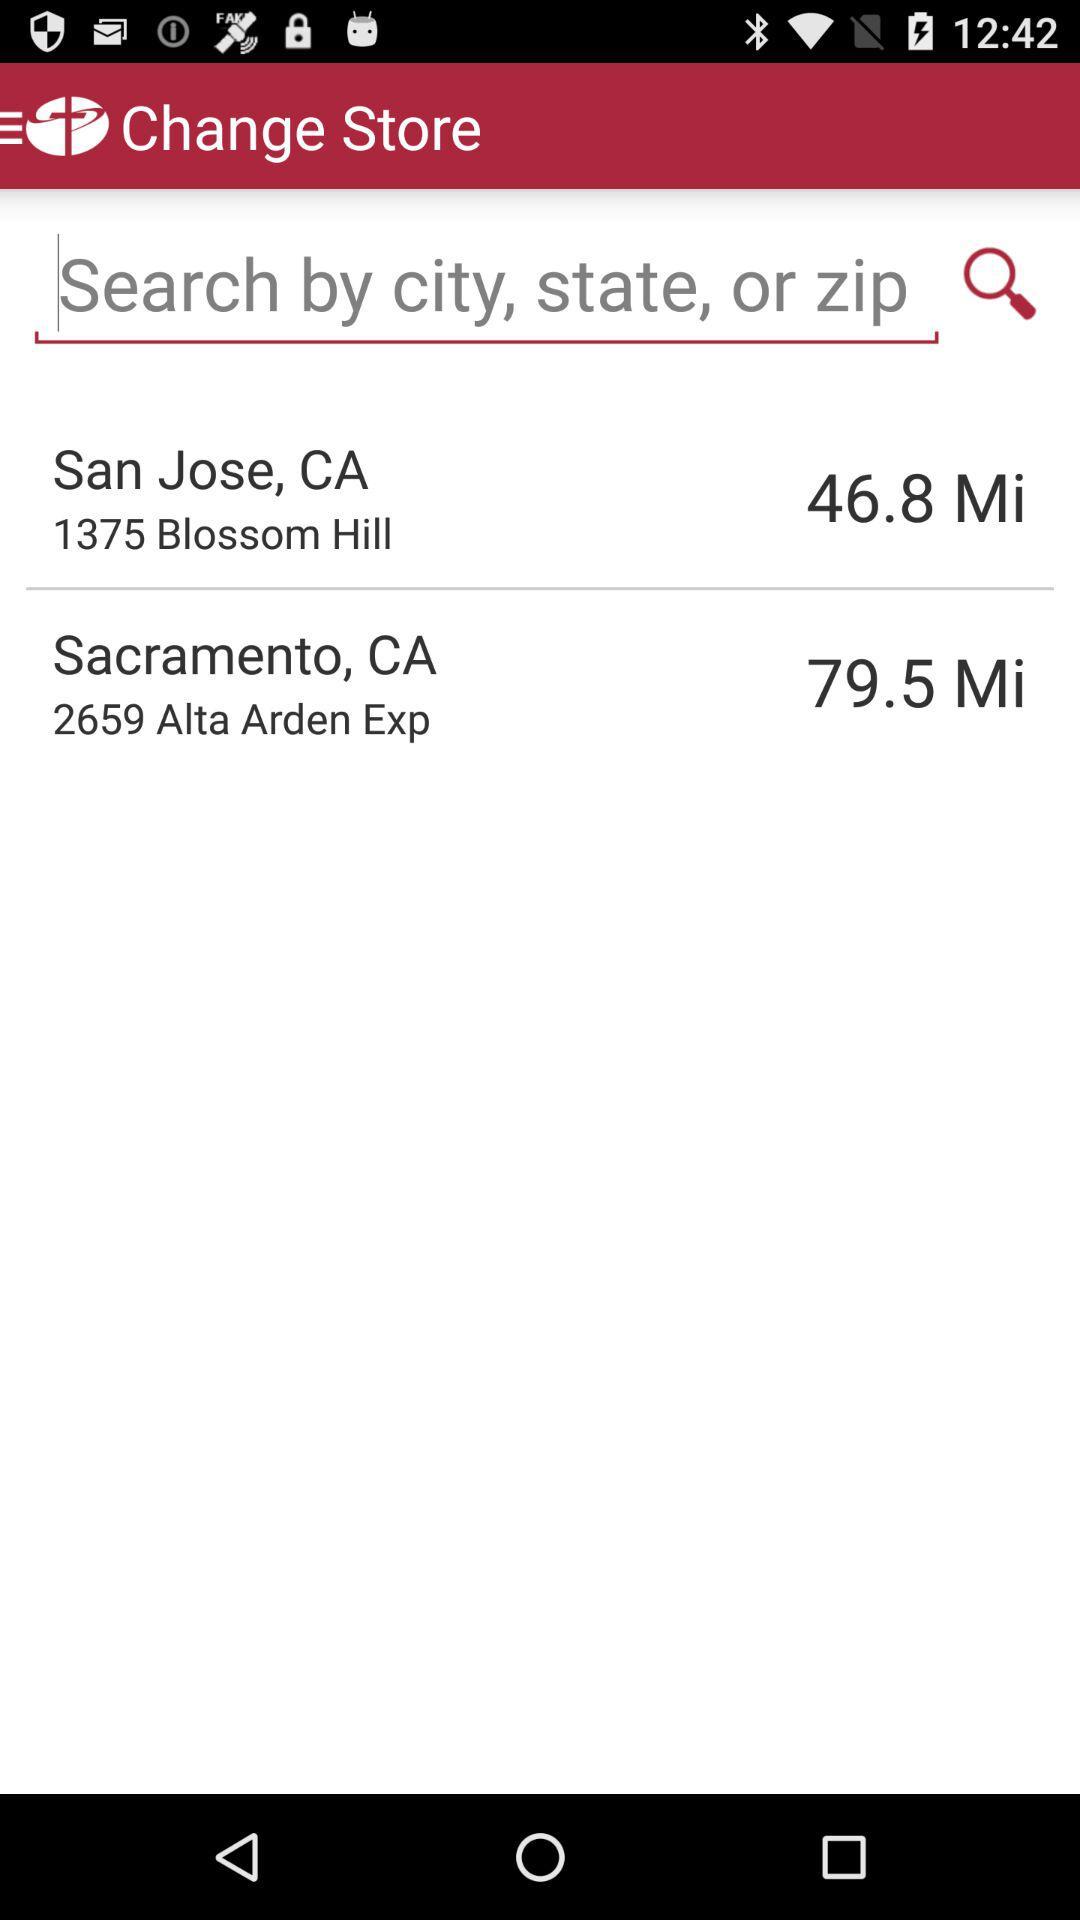 This screenshot has height=1920, width=1080. Describe the element at coordinates (815, 681) in the screenshot. I see `the 79.5` at that location.